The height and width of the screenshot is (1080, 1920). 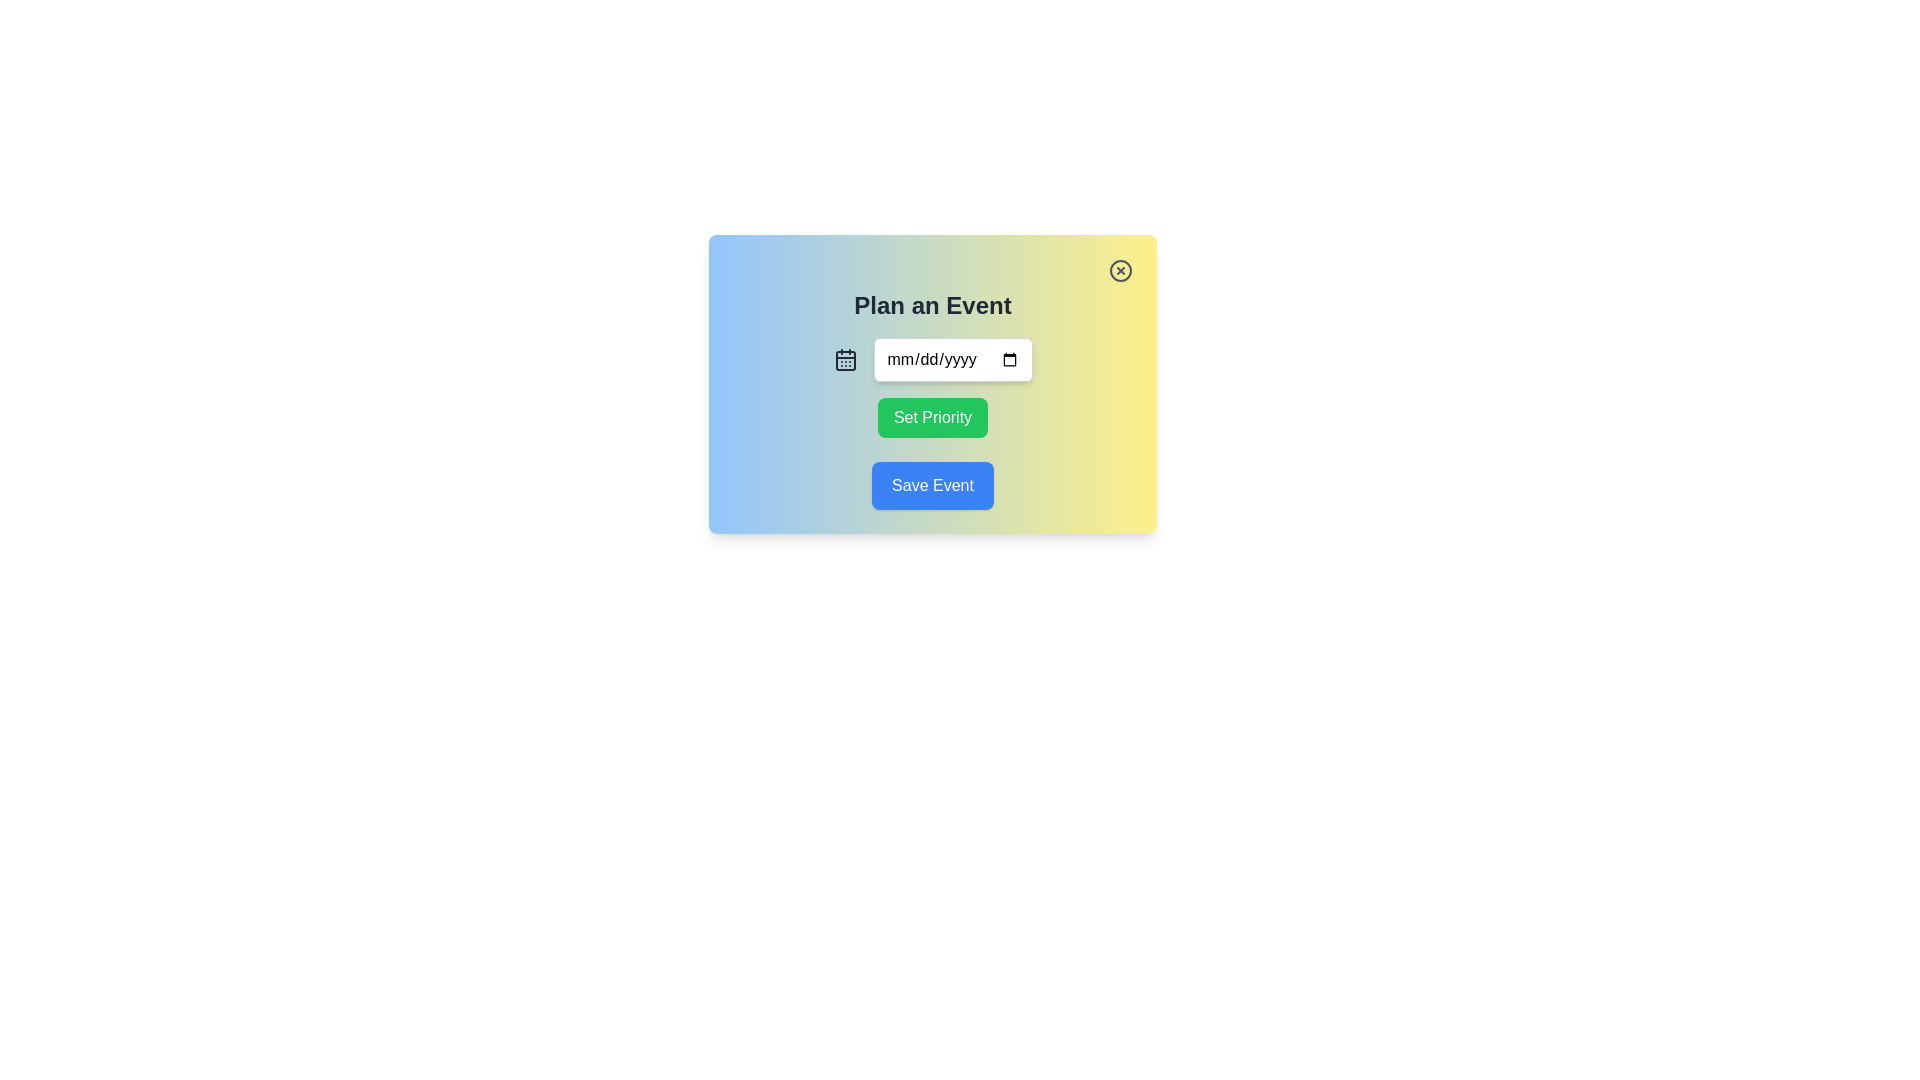 I want to click on the circular close button with an 'X' glyph located at the top-right corner of the 'Plan an Event' modal, so click(x=1121, y=270).